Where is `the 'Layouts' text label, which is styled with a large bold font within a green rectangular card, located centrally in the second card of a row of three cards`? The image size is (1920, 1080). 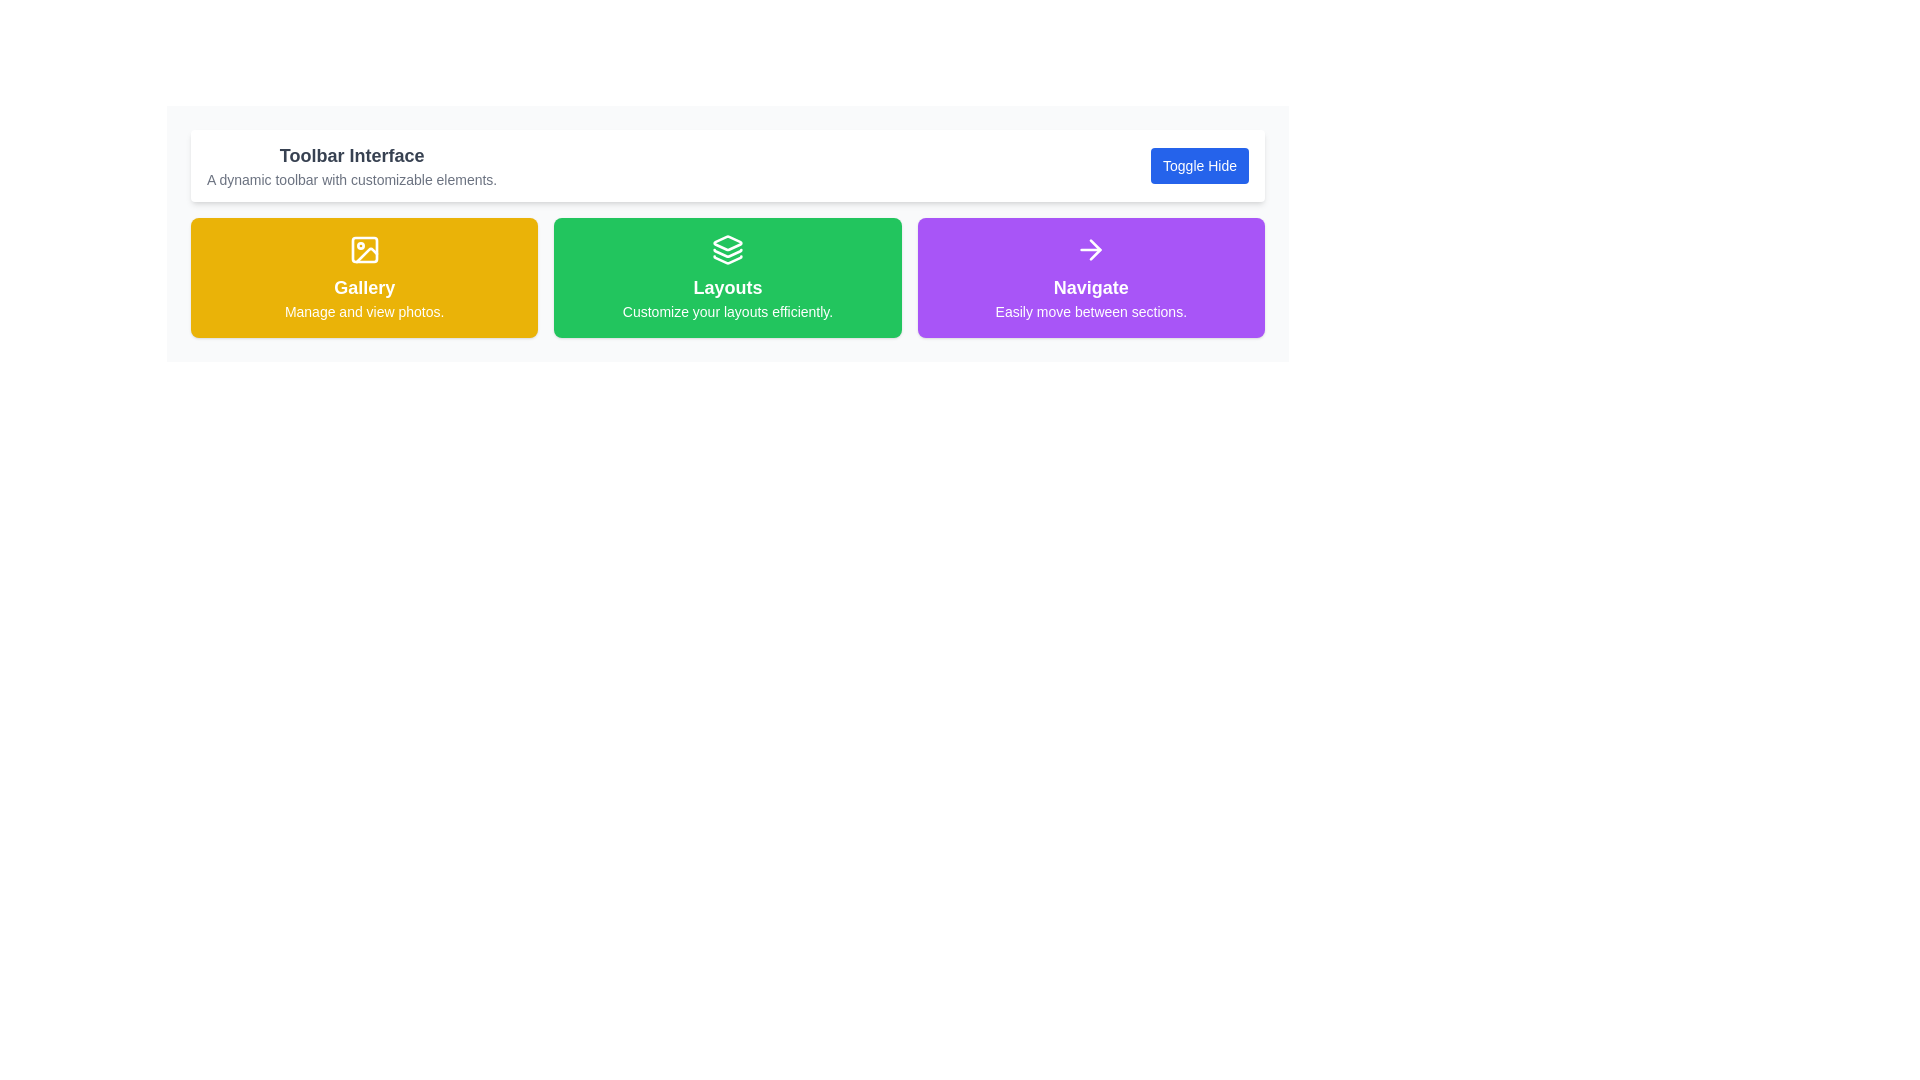 the 'Layouts' text label, which is styled with a large bold font within a green rectangular card, located centrally in the second card of a row of three cards is located at coordinates (727, 288).